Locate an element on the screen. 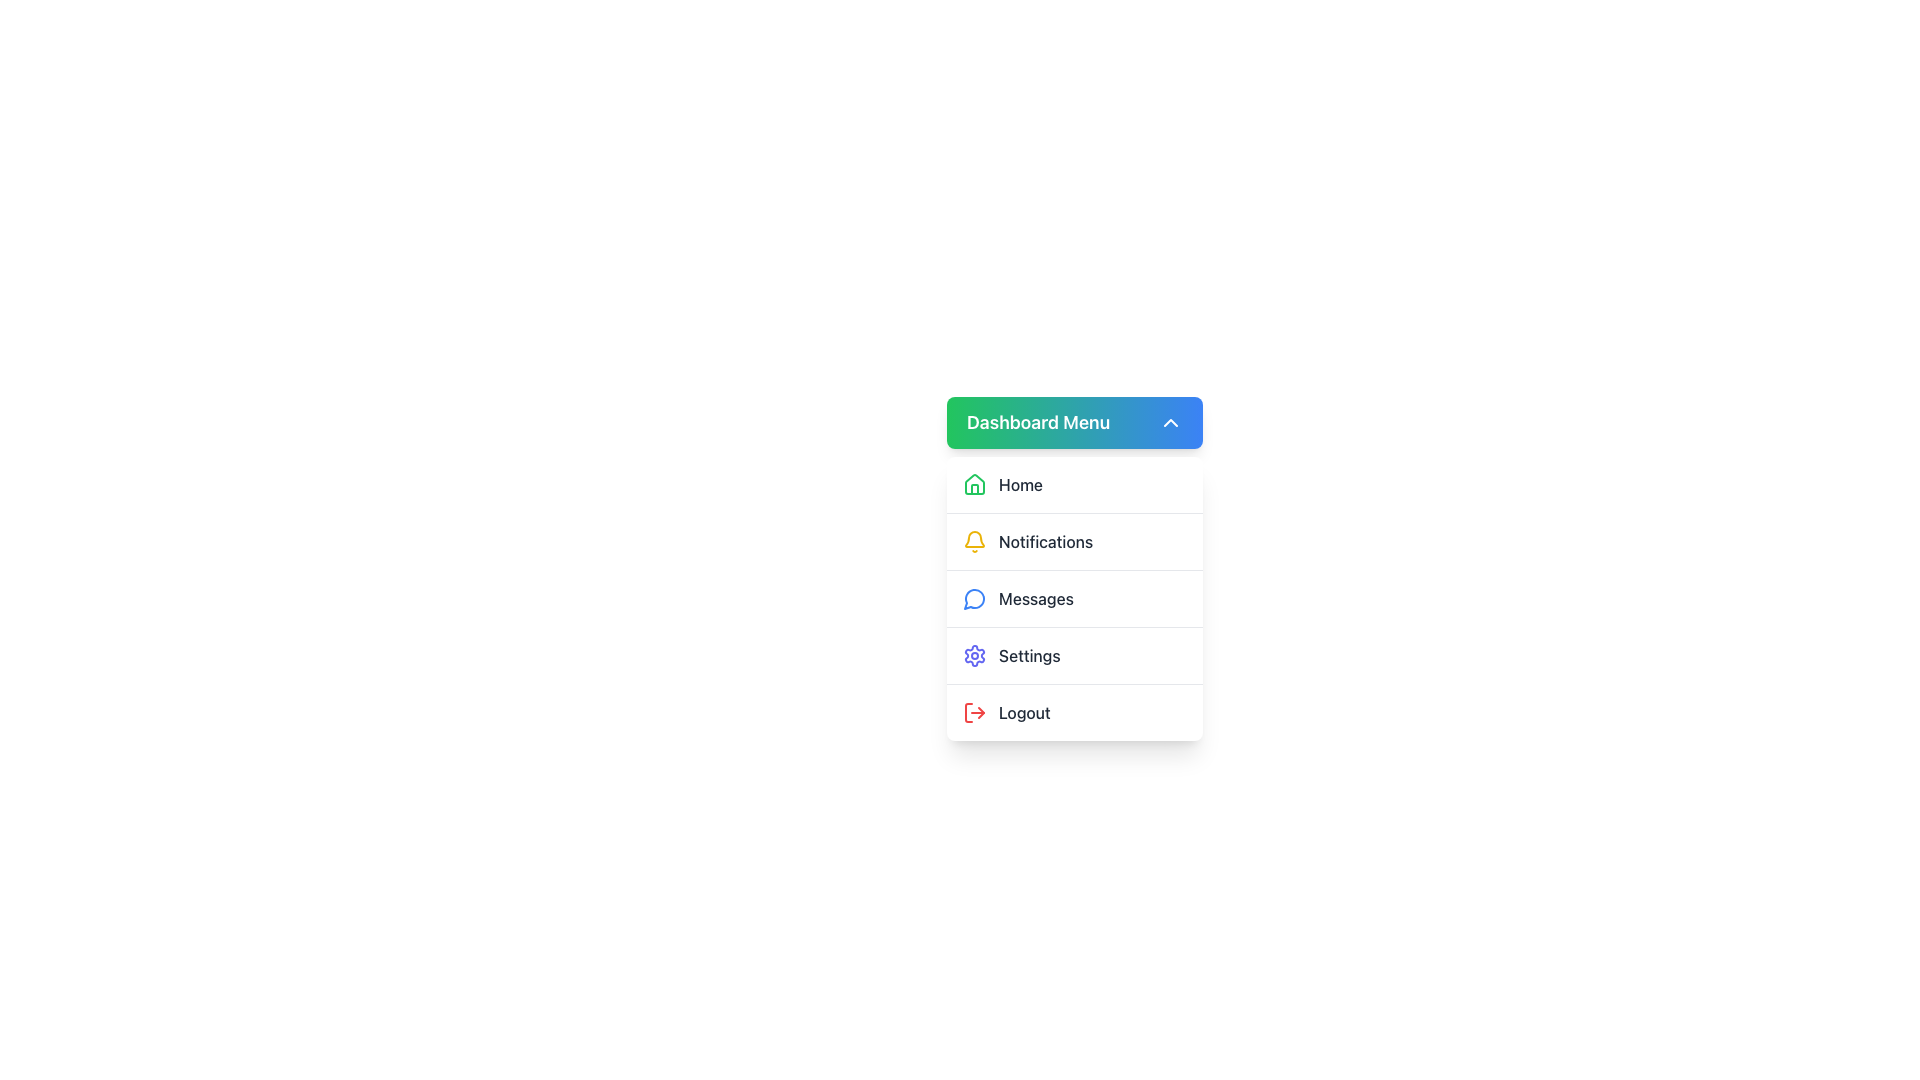  the logout icon located at the bottom of the dropdown menu, to the left of the 'Logout' text is located at coordinates (974, 712).